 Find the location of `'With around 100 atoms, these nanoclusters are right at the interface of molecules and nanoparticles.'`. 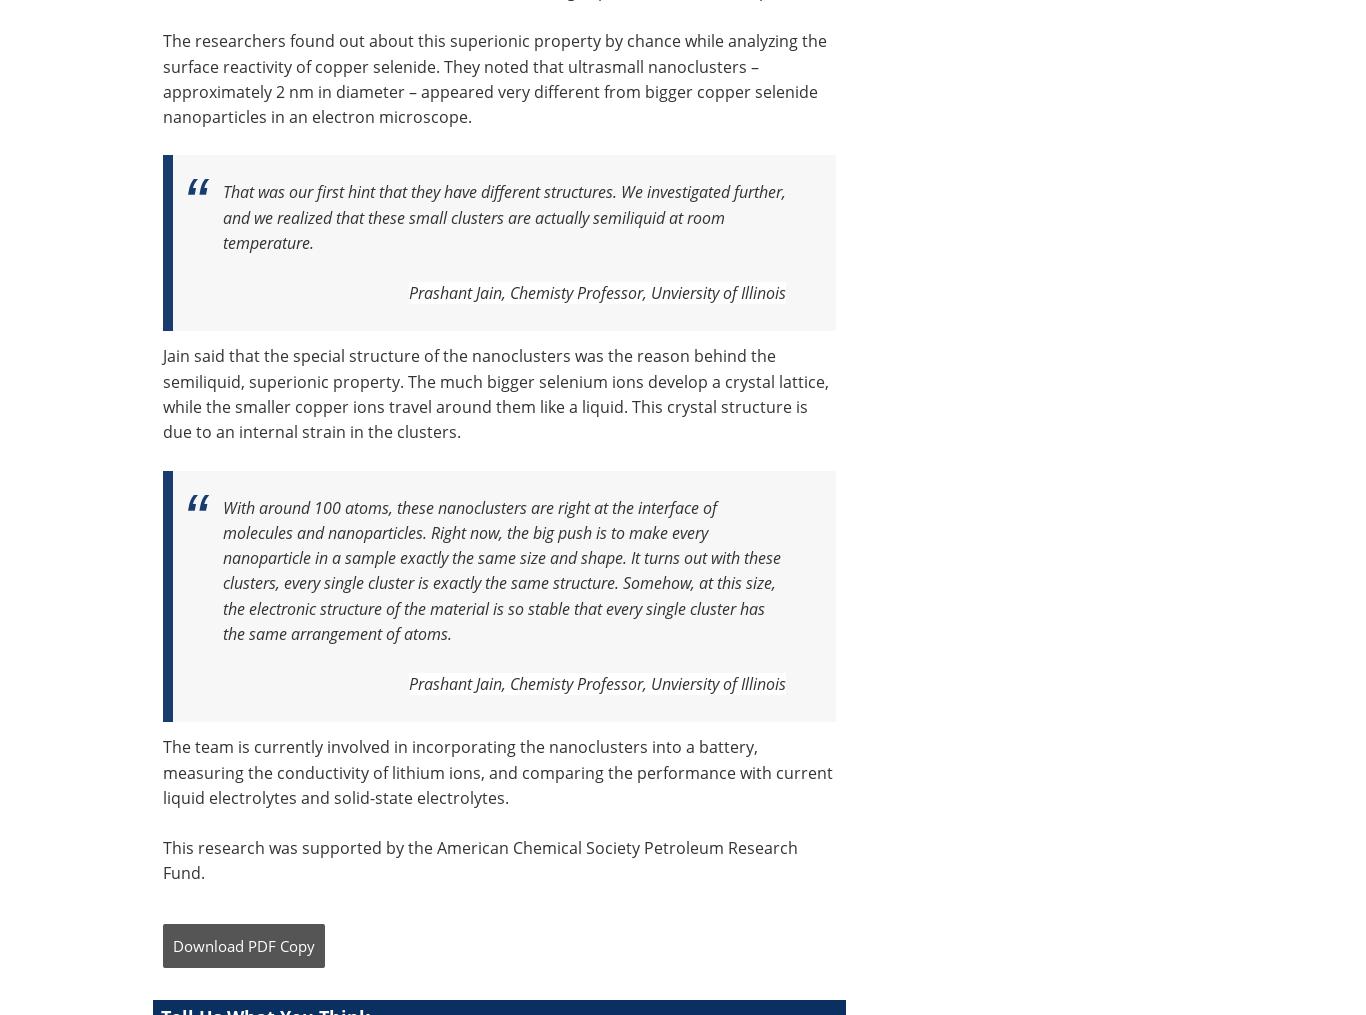

'With around 100 atoms, these nanoclusters are right at the interface of molecules and nanoparticles.' is located at coordinates (470, 519).